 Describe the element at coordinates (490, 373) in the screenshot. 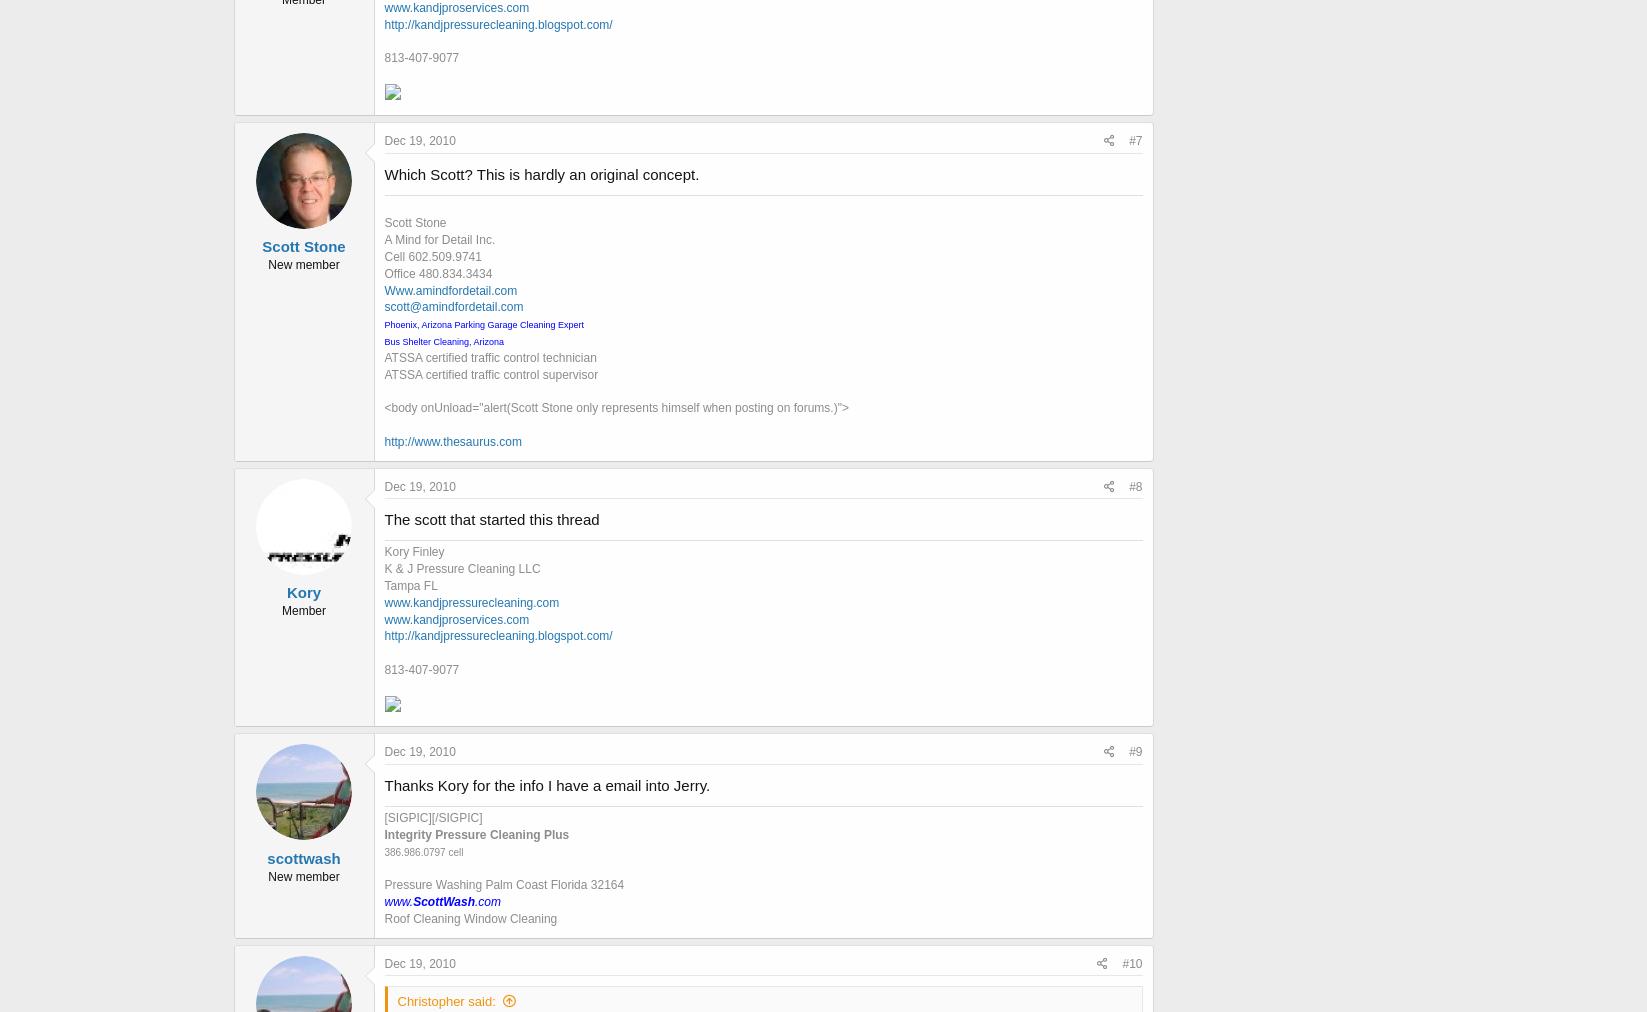

I see `'ATSSA certified traffic control supervisor'` at that location.